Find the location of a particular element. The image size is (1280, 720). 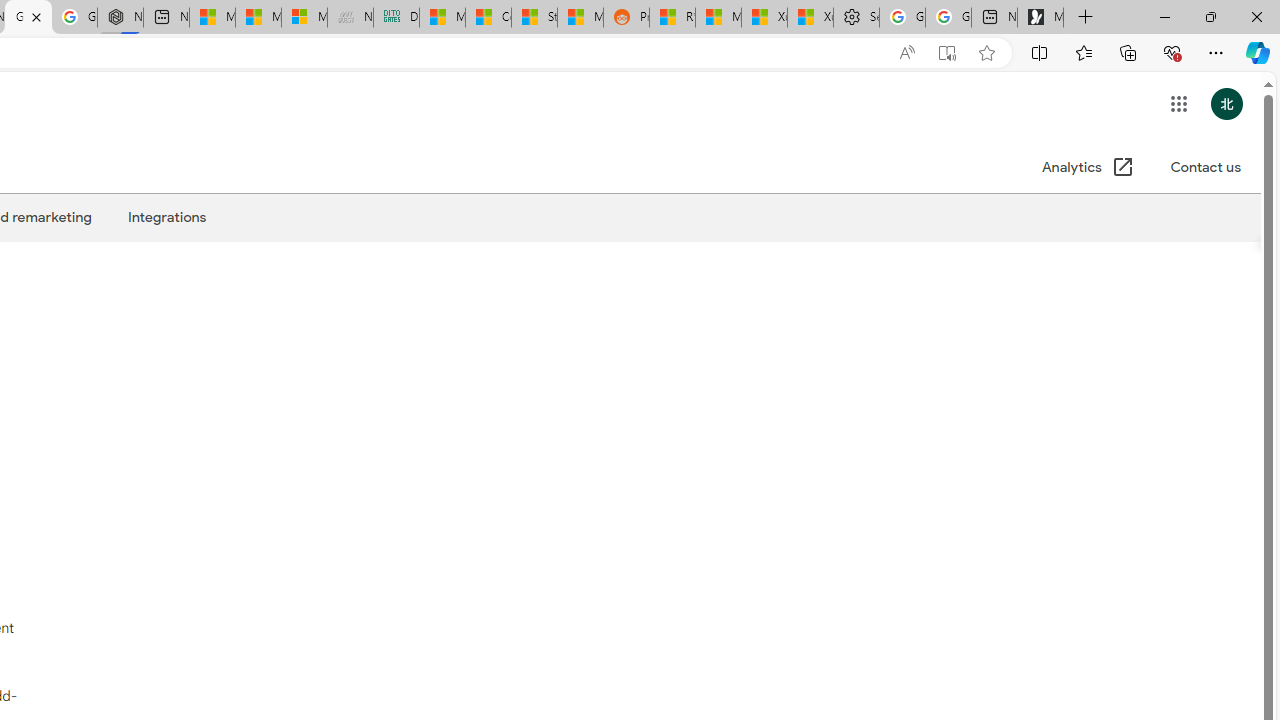

'Analytics (Open in a new window)' is located at coordinates (1087, 167).